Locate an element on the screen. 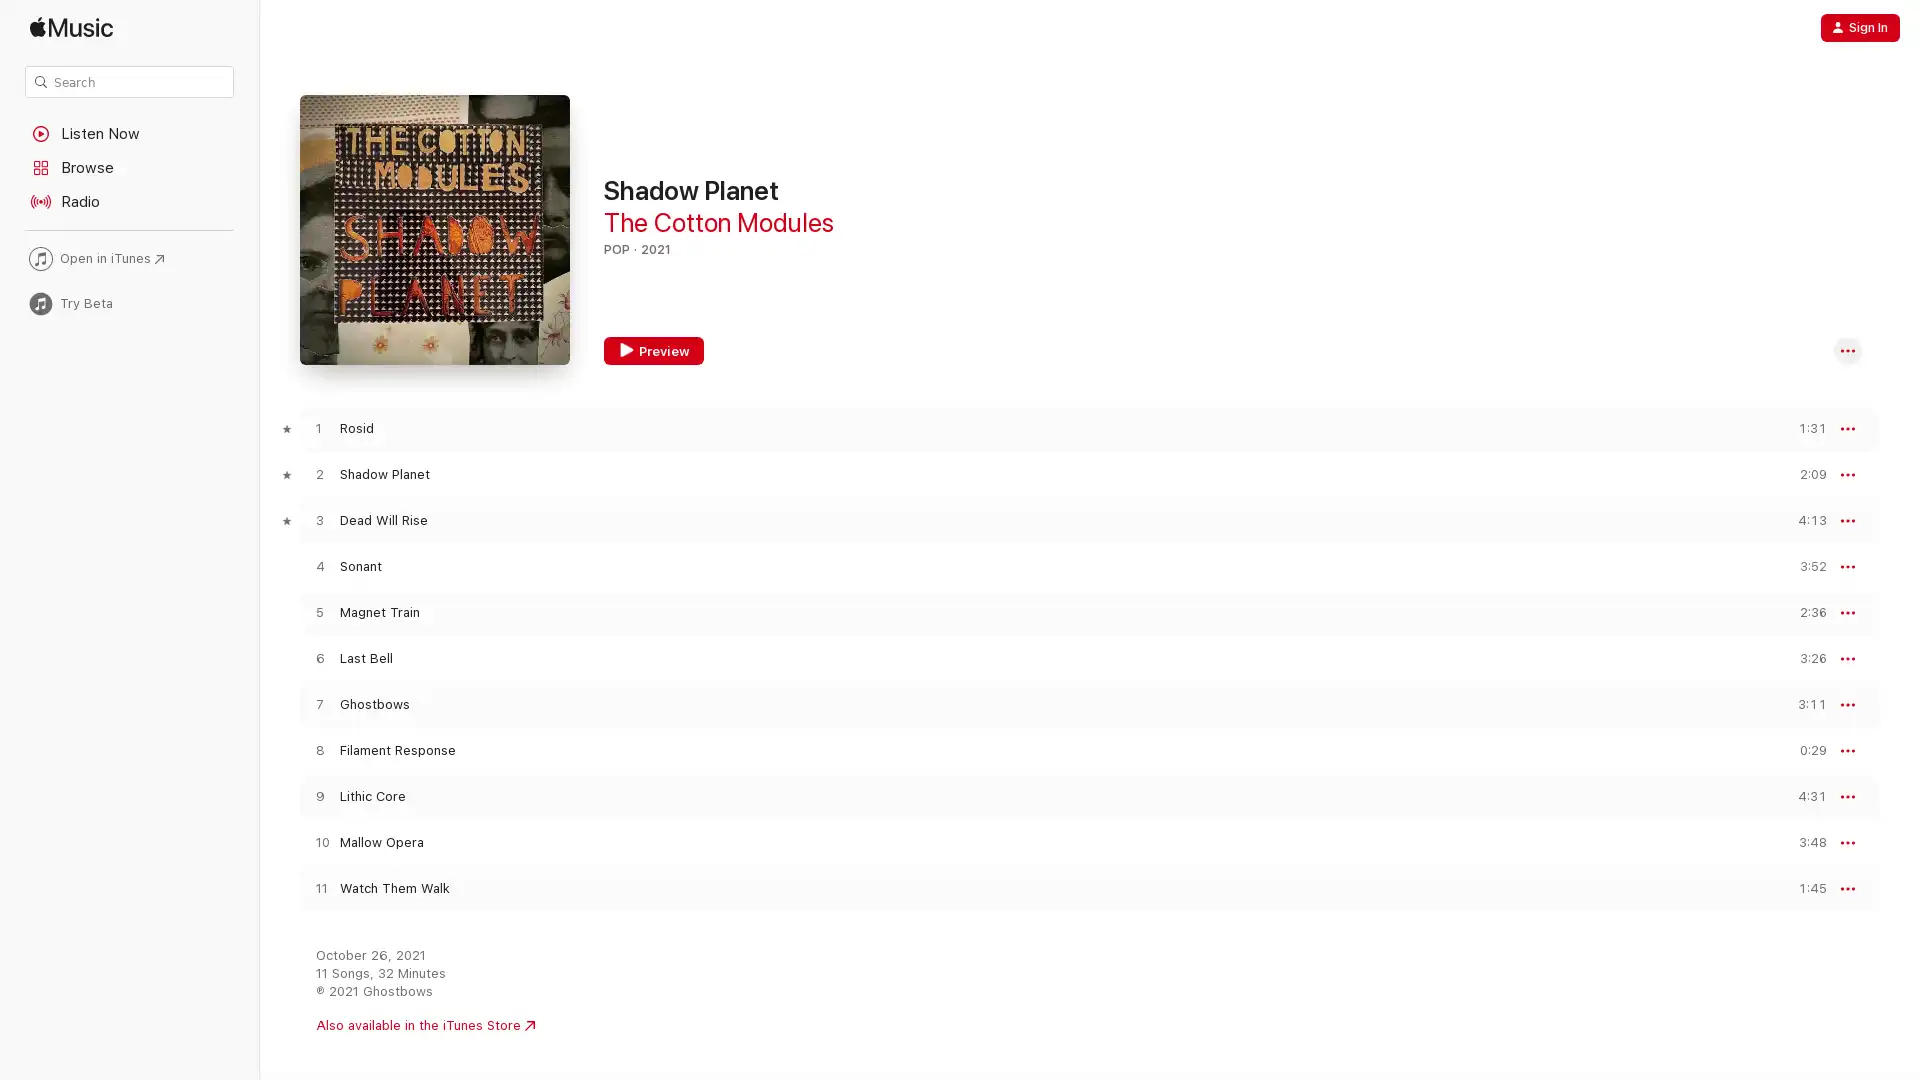  Preview is located at coordinates (1804, 703).